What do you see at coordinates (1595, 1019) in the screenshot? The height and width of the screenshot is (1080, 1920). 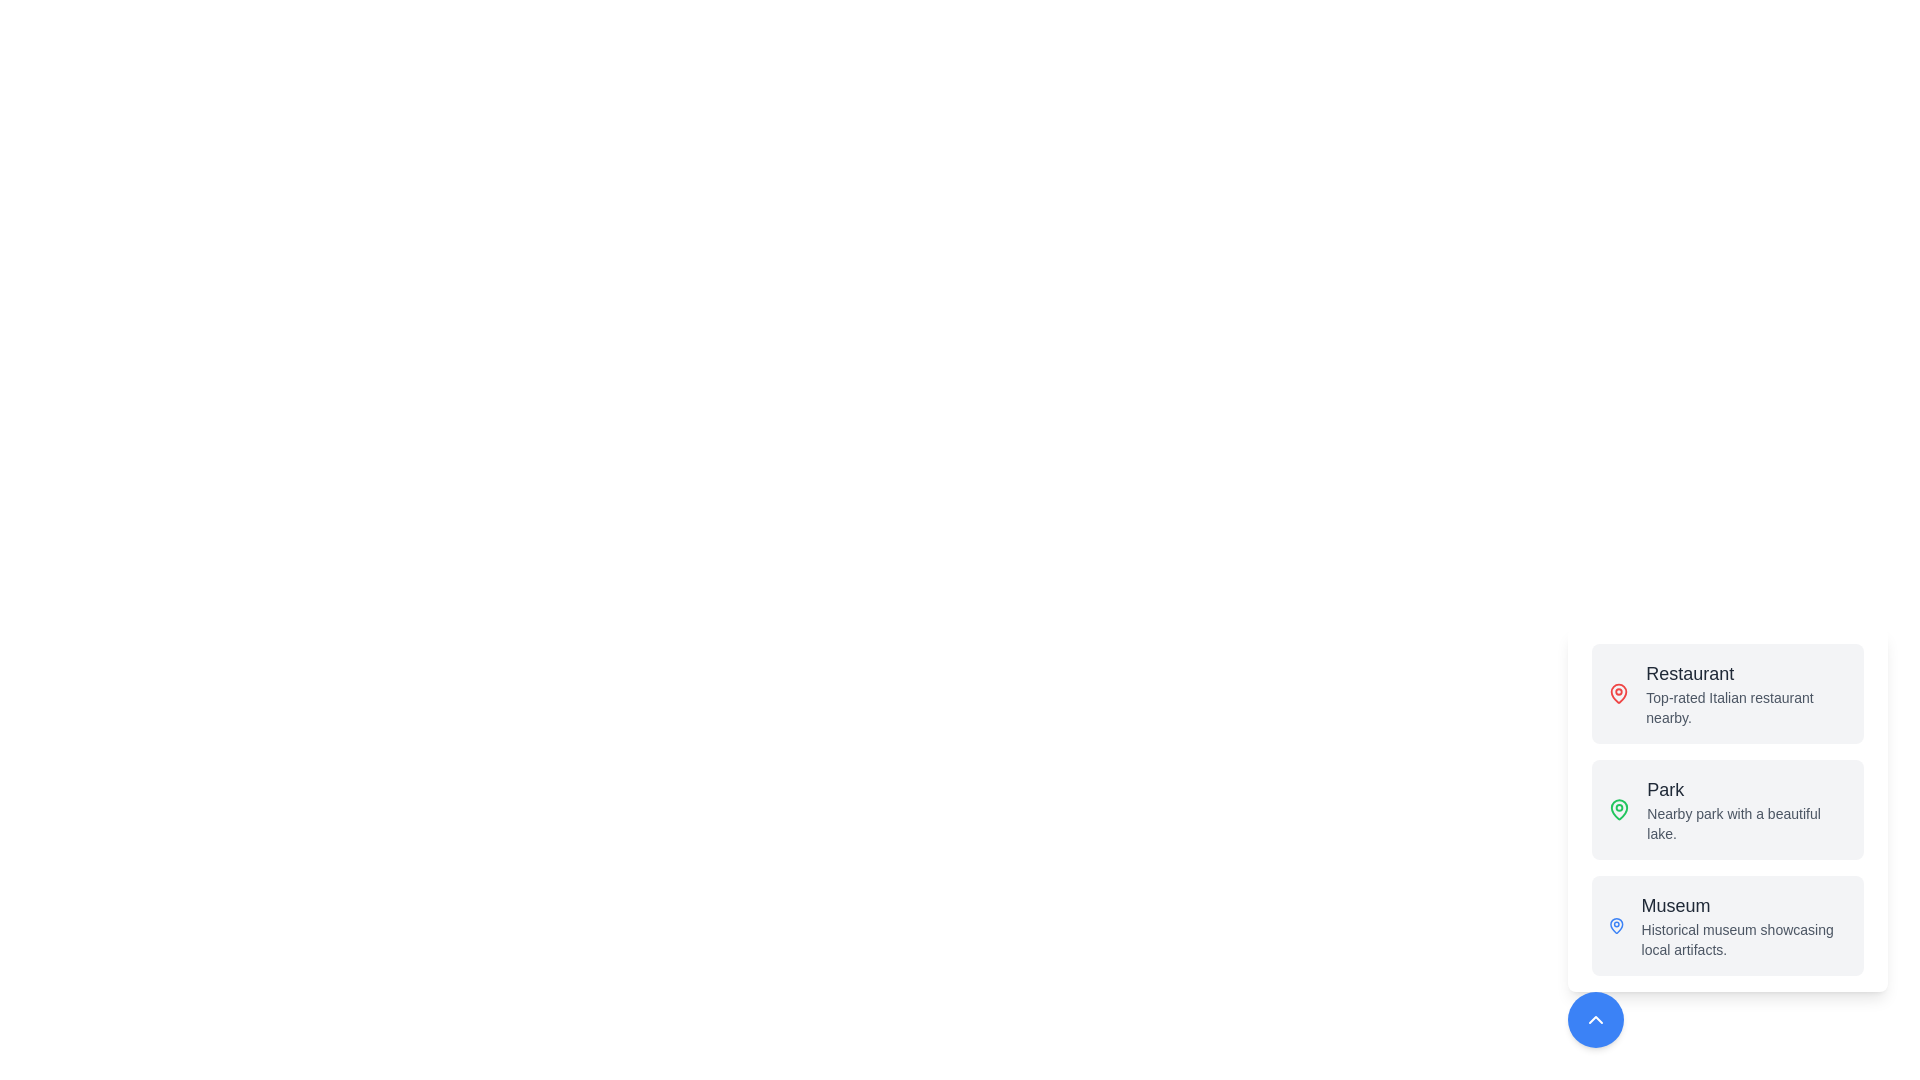 I see `toggle button at the bottom-right corner to expand or collapse the speed dial menu` at bounding box center [1595, 1019].